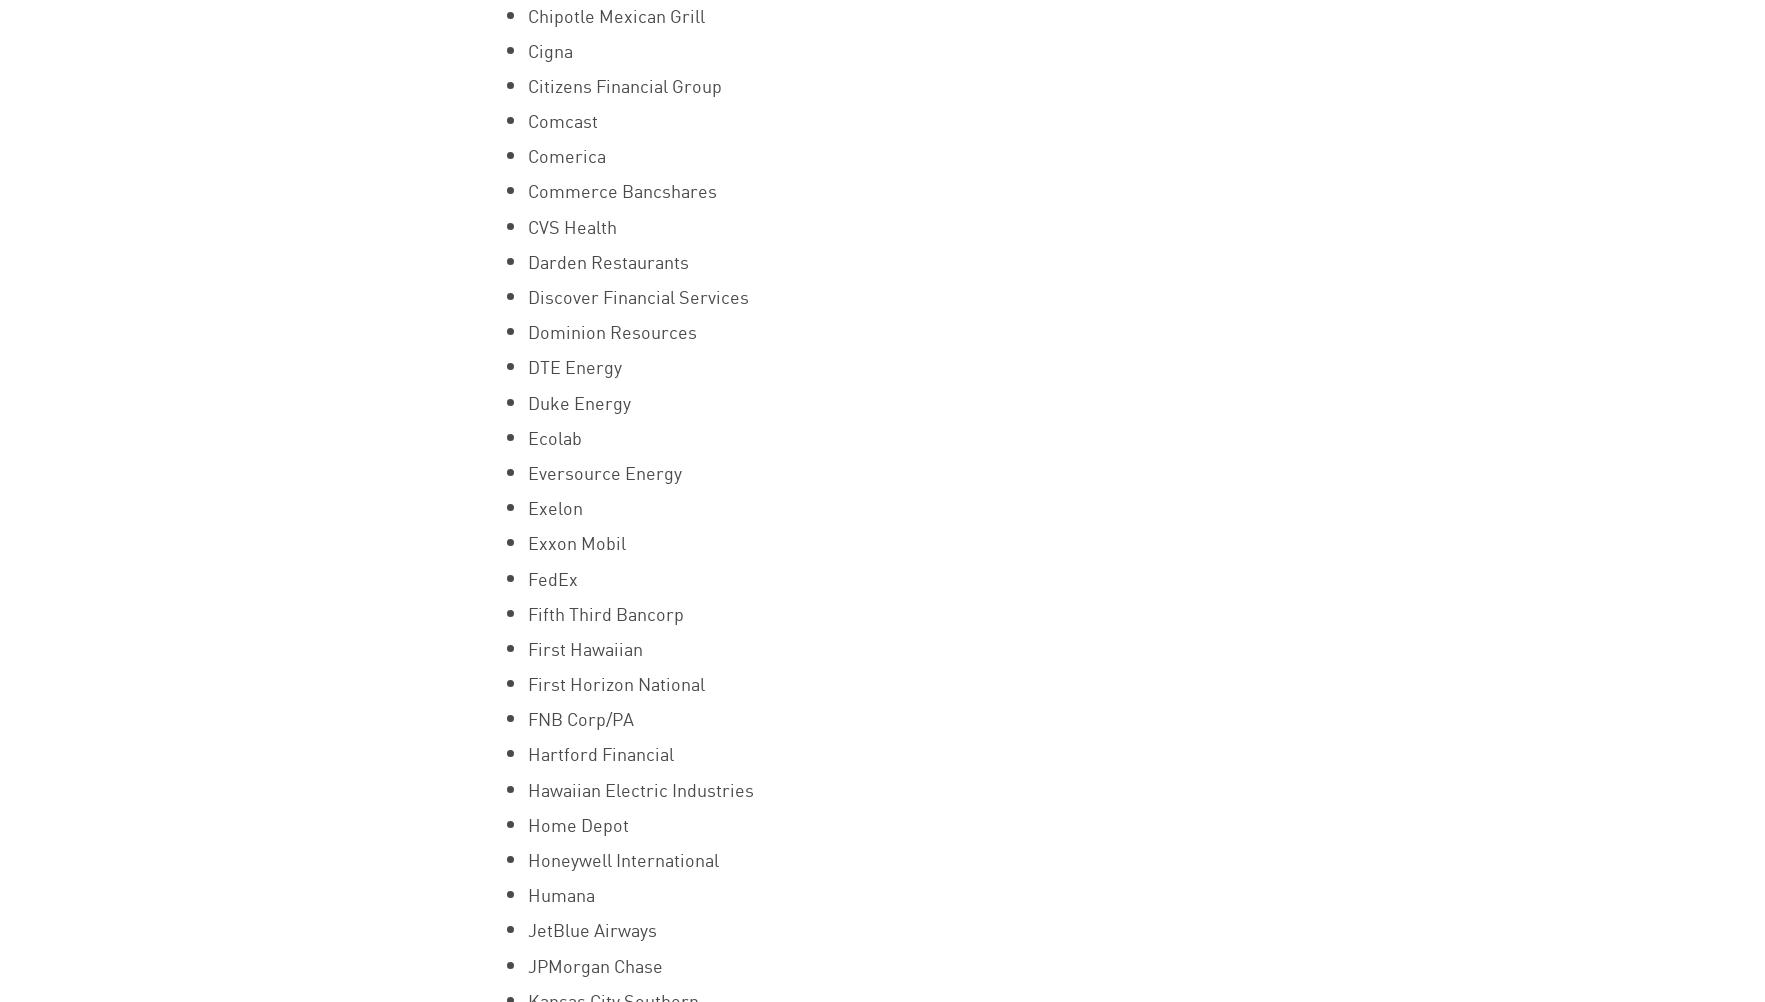 Image resolution: width=1765 pixels, height=1002 pixels. What do you see at coordinates (606, 259) in the screenshot?
I see `'Darden Restaurants'` at bounding box center [606, 259].